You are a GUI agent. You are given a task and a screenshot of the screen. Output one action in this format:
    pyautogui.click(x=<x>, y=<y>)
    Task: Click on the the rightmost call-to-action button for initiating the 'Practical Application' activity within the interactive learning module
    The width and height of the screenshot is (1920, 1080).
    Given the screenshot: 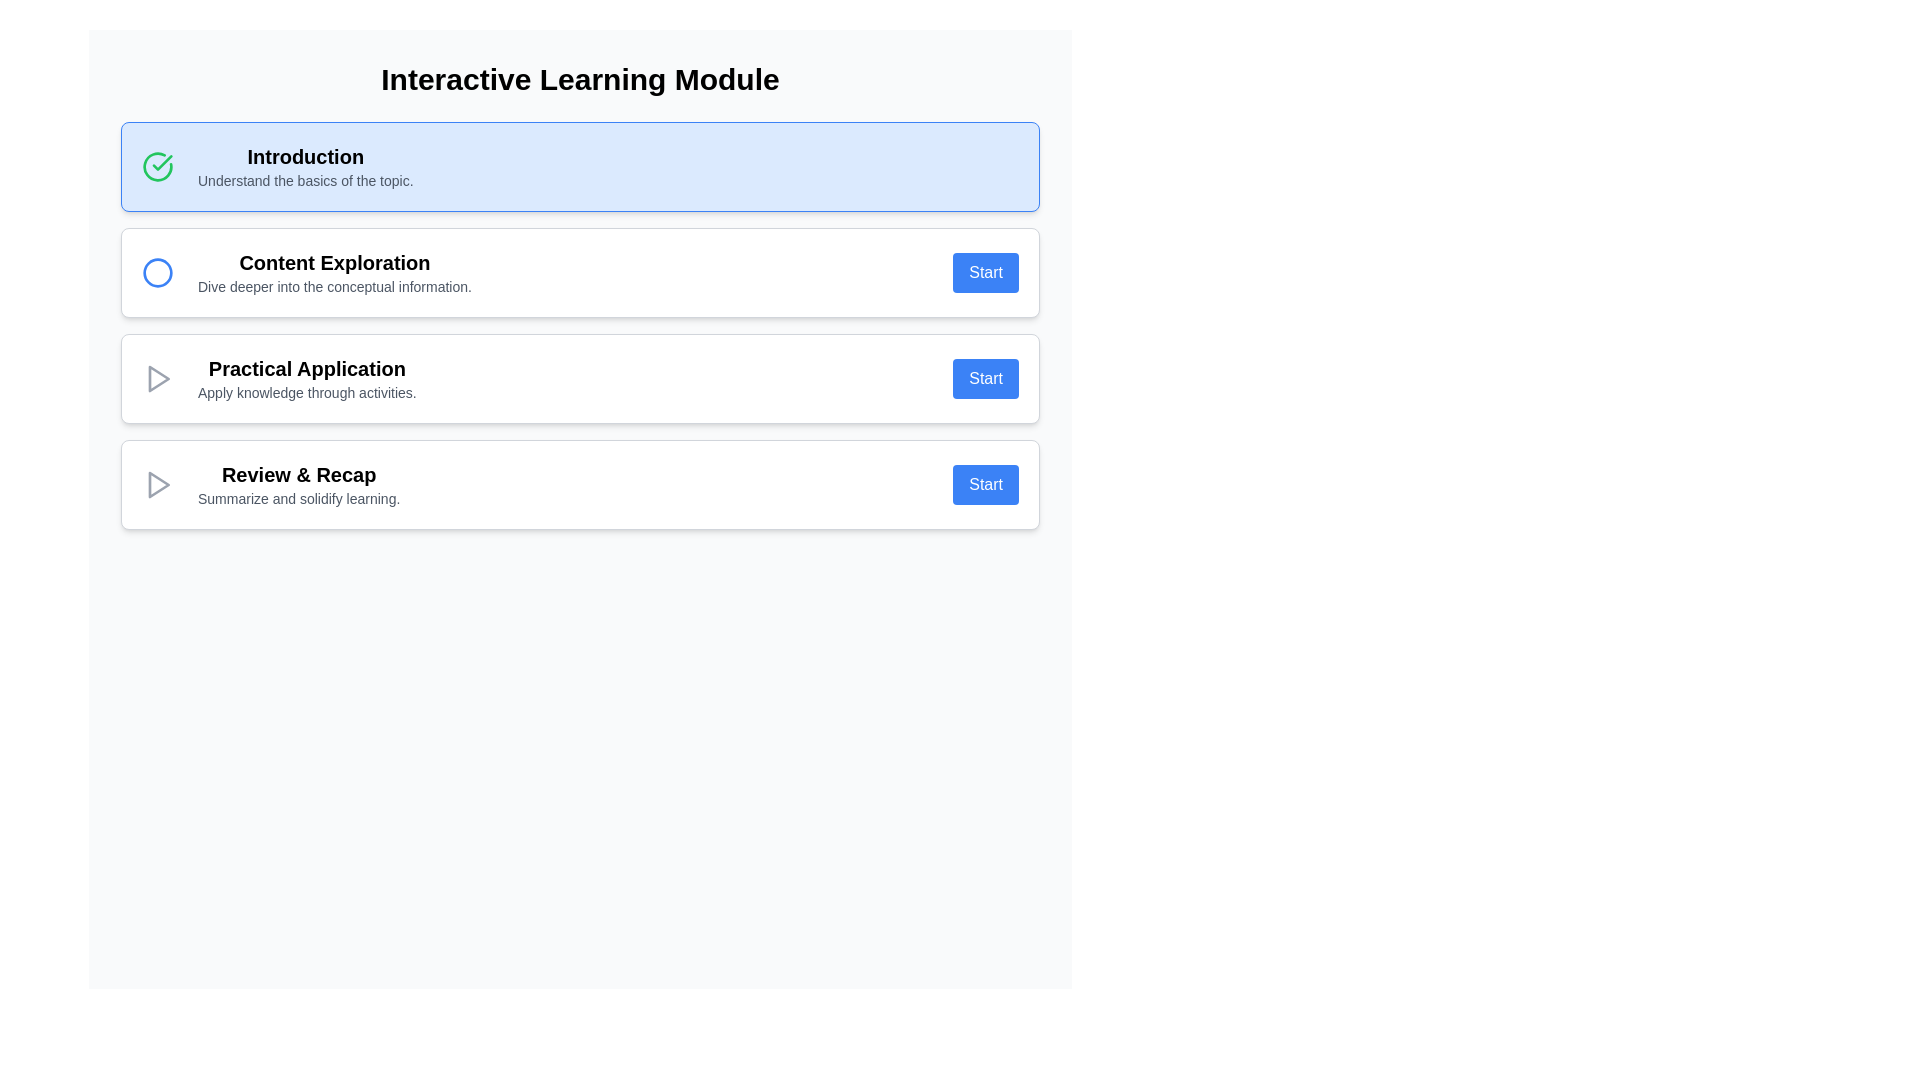 What is the action you would take?
    pyautogui.click(x=986, y=378)
    